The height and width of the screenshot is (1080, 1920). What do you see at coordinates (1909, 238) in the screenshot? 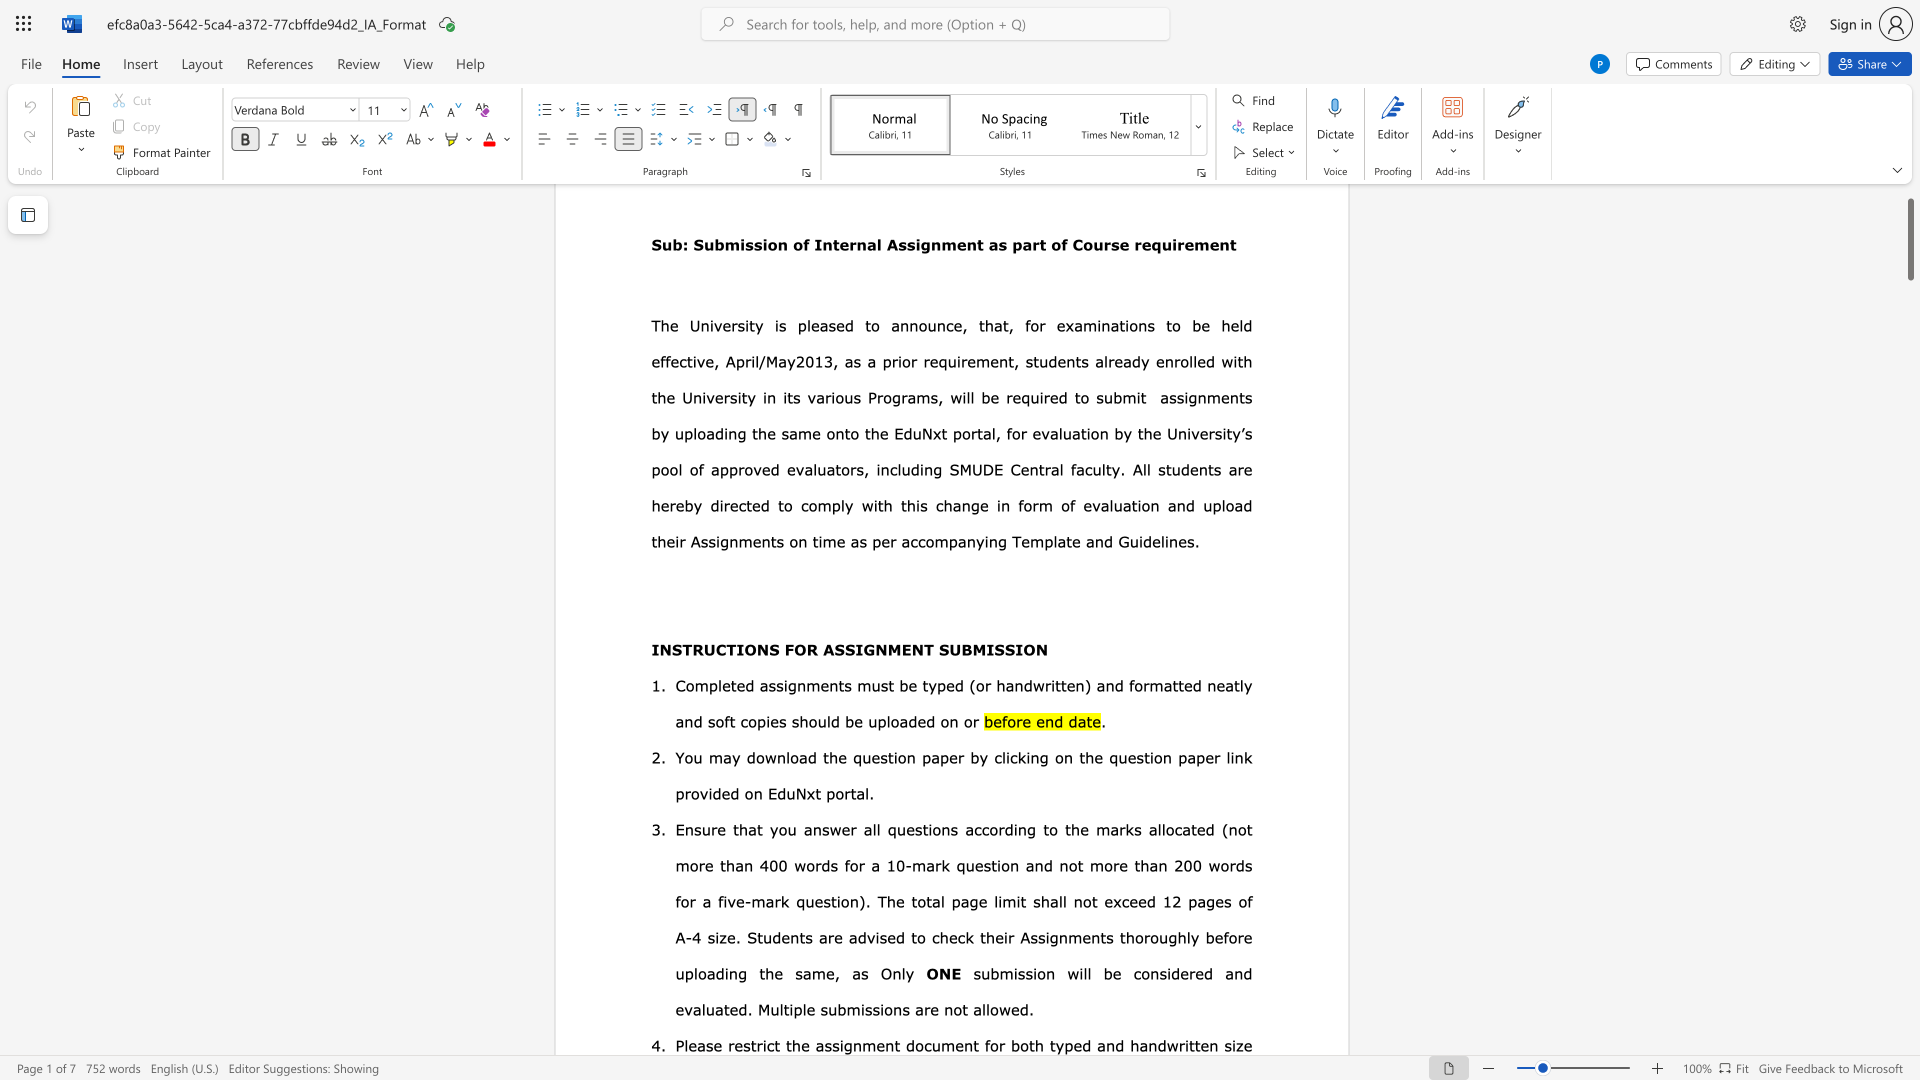
I see `the scrollbar and move down 480 pixels` at bounding box center [1909, 238].